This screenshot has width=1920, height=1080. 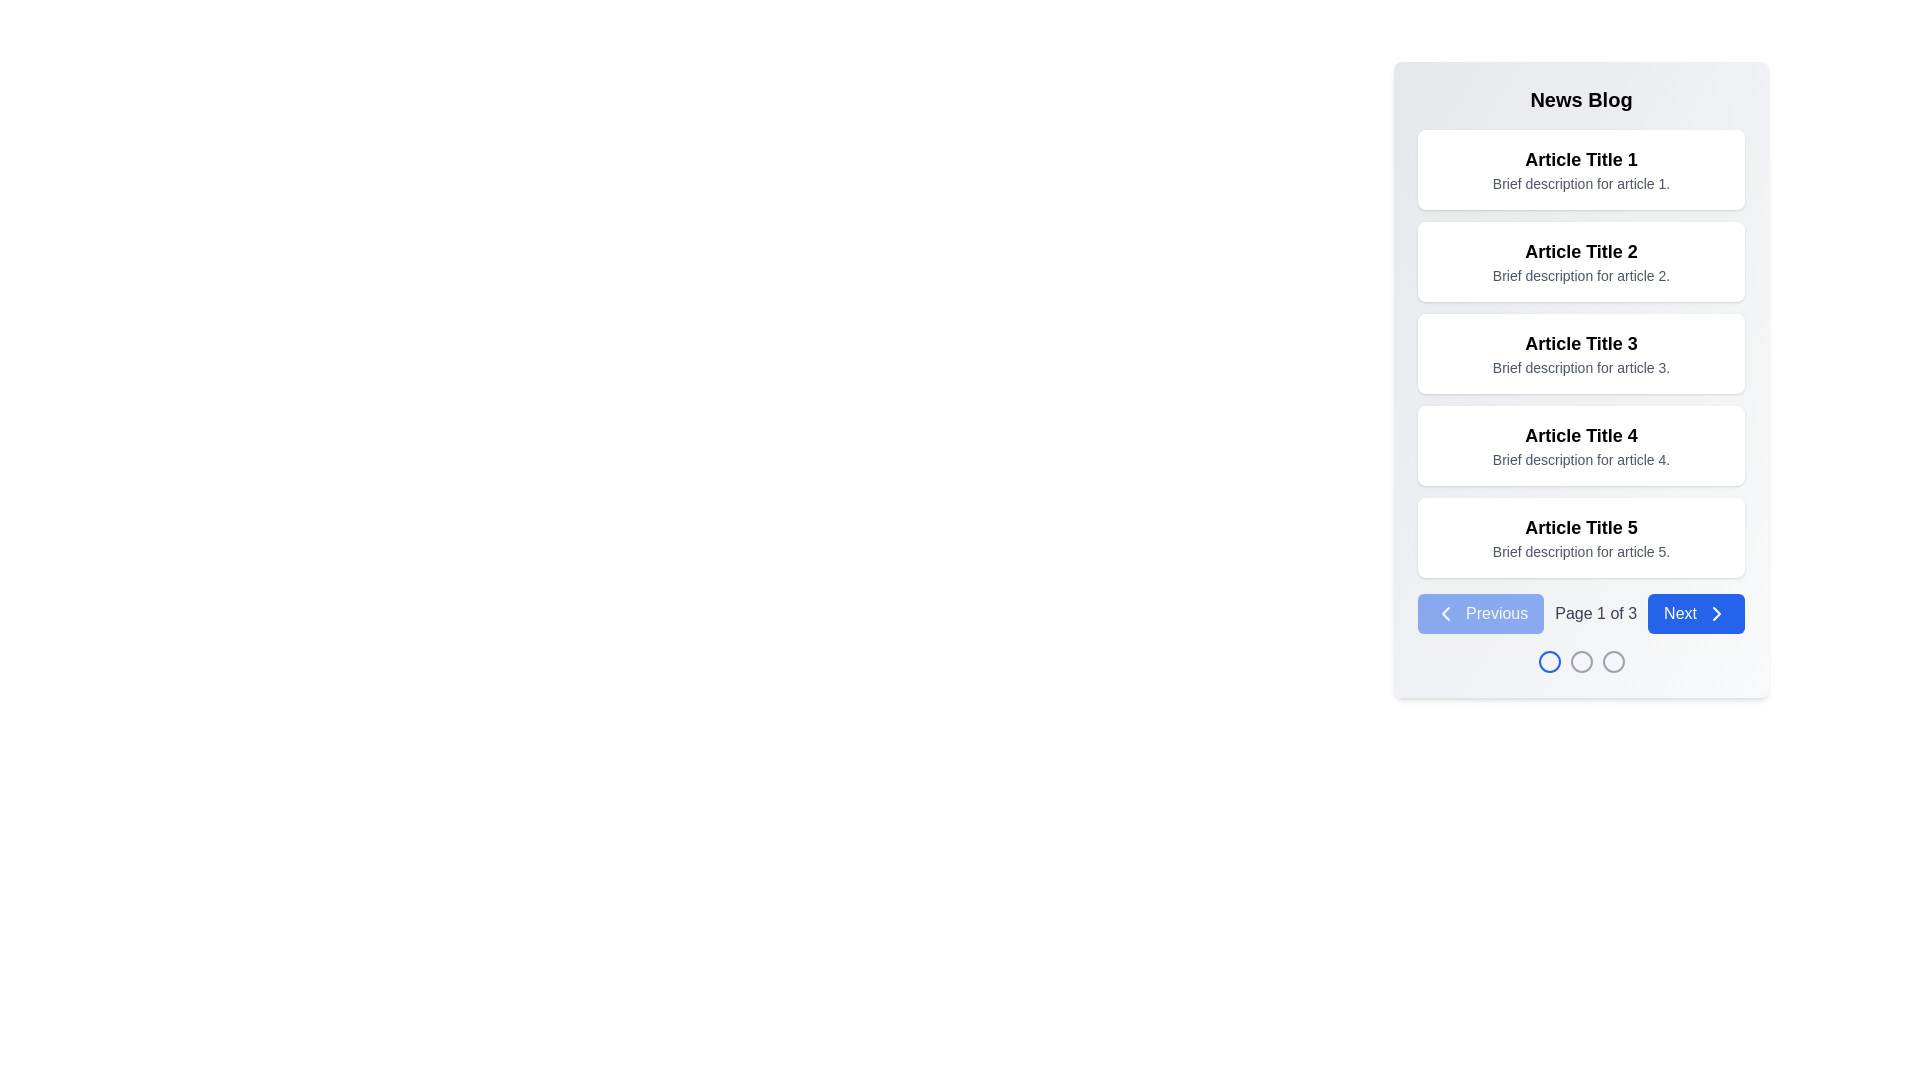 What do you see at coordinates (1481, 612) in the screenshot?
I see `the 'Previous' button located in the bottom-left corner of the navigation bar` at bounding box center [1481, 612].